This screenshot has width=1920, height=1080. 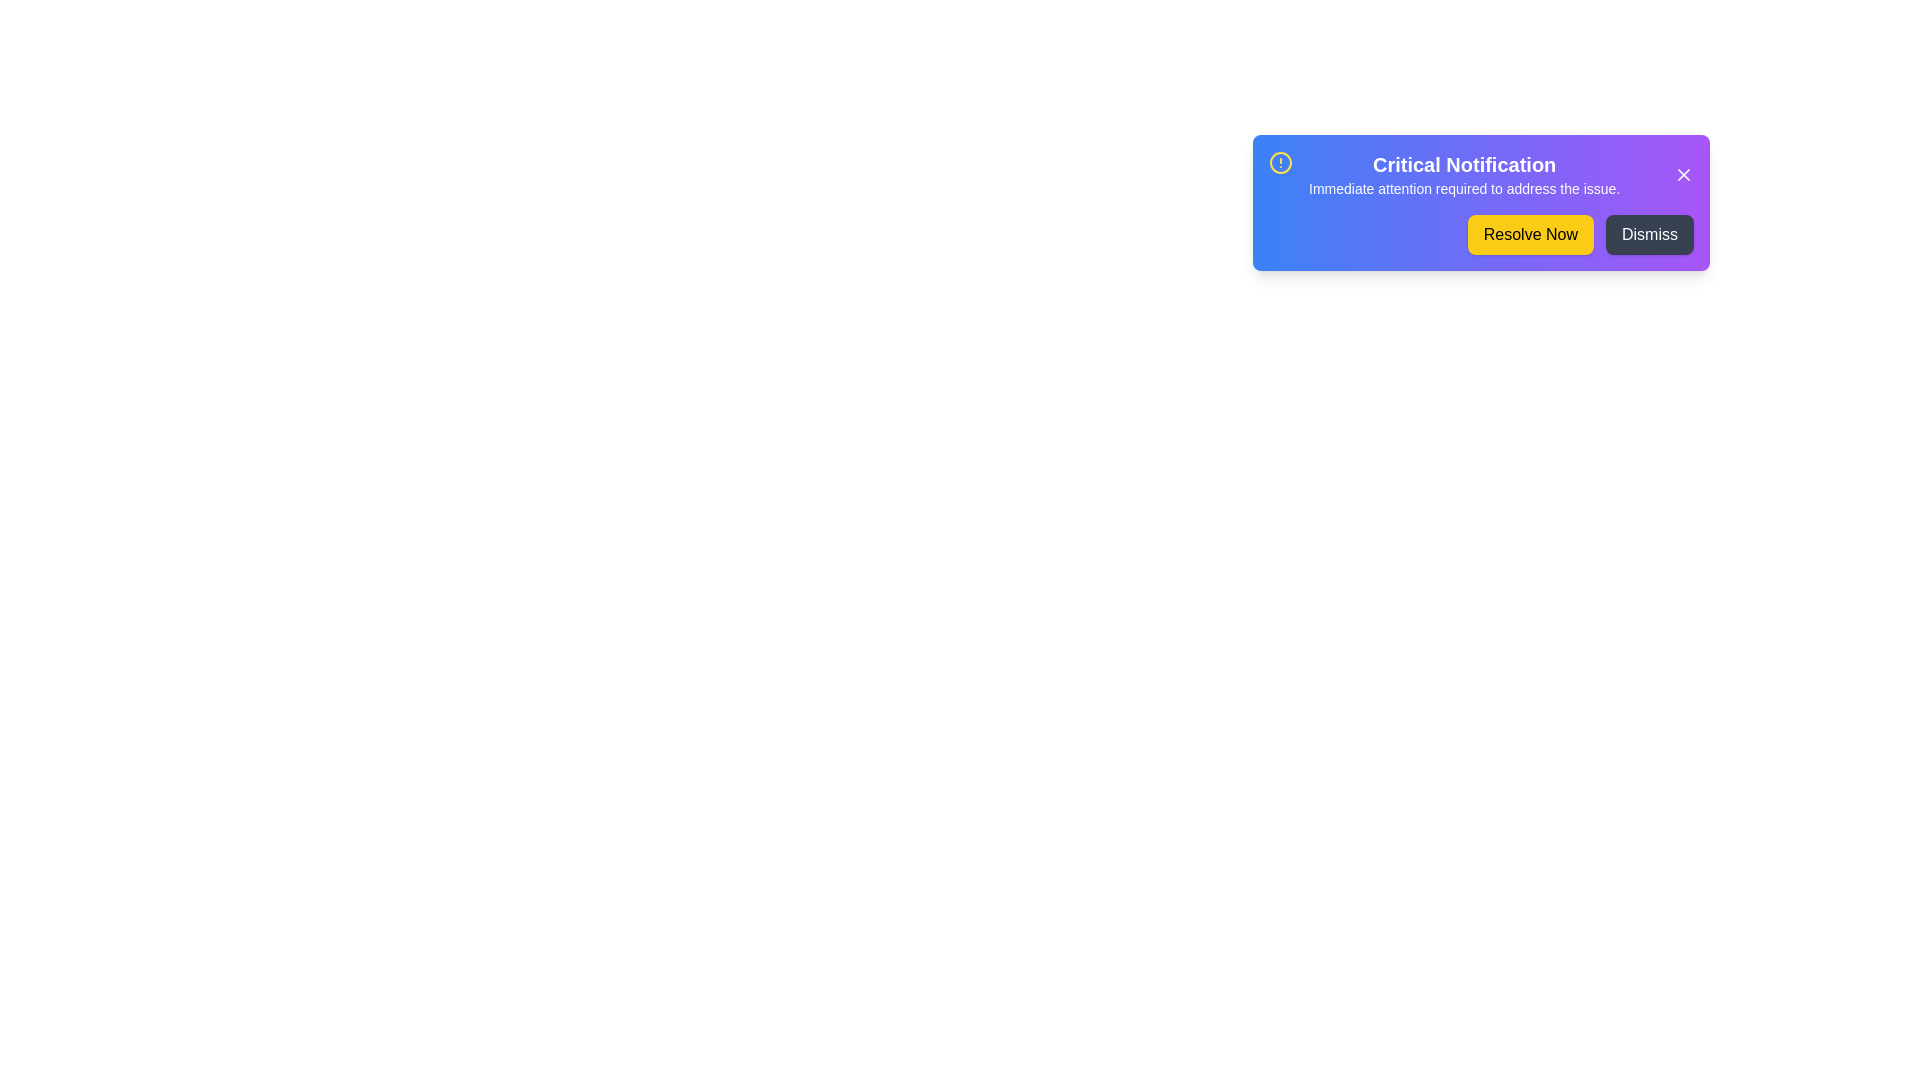 I want to click on the button located near the right end of the notification box titled 'Critical Notification', so click(x=1529, y=234).